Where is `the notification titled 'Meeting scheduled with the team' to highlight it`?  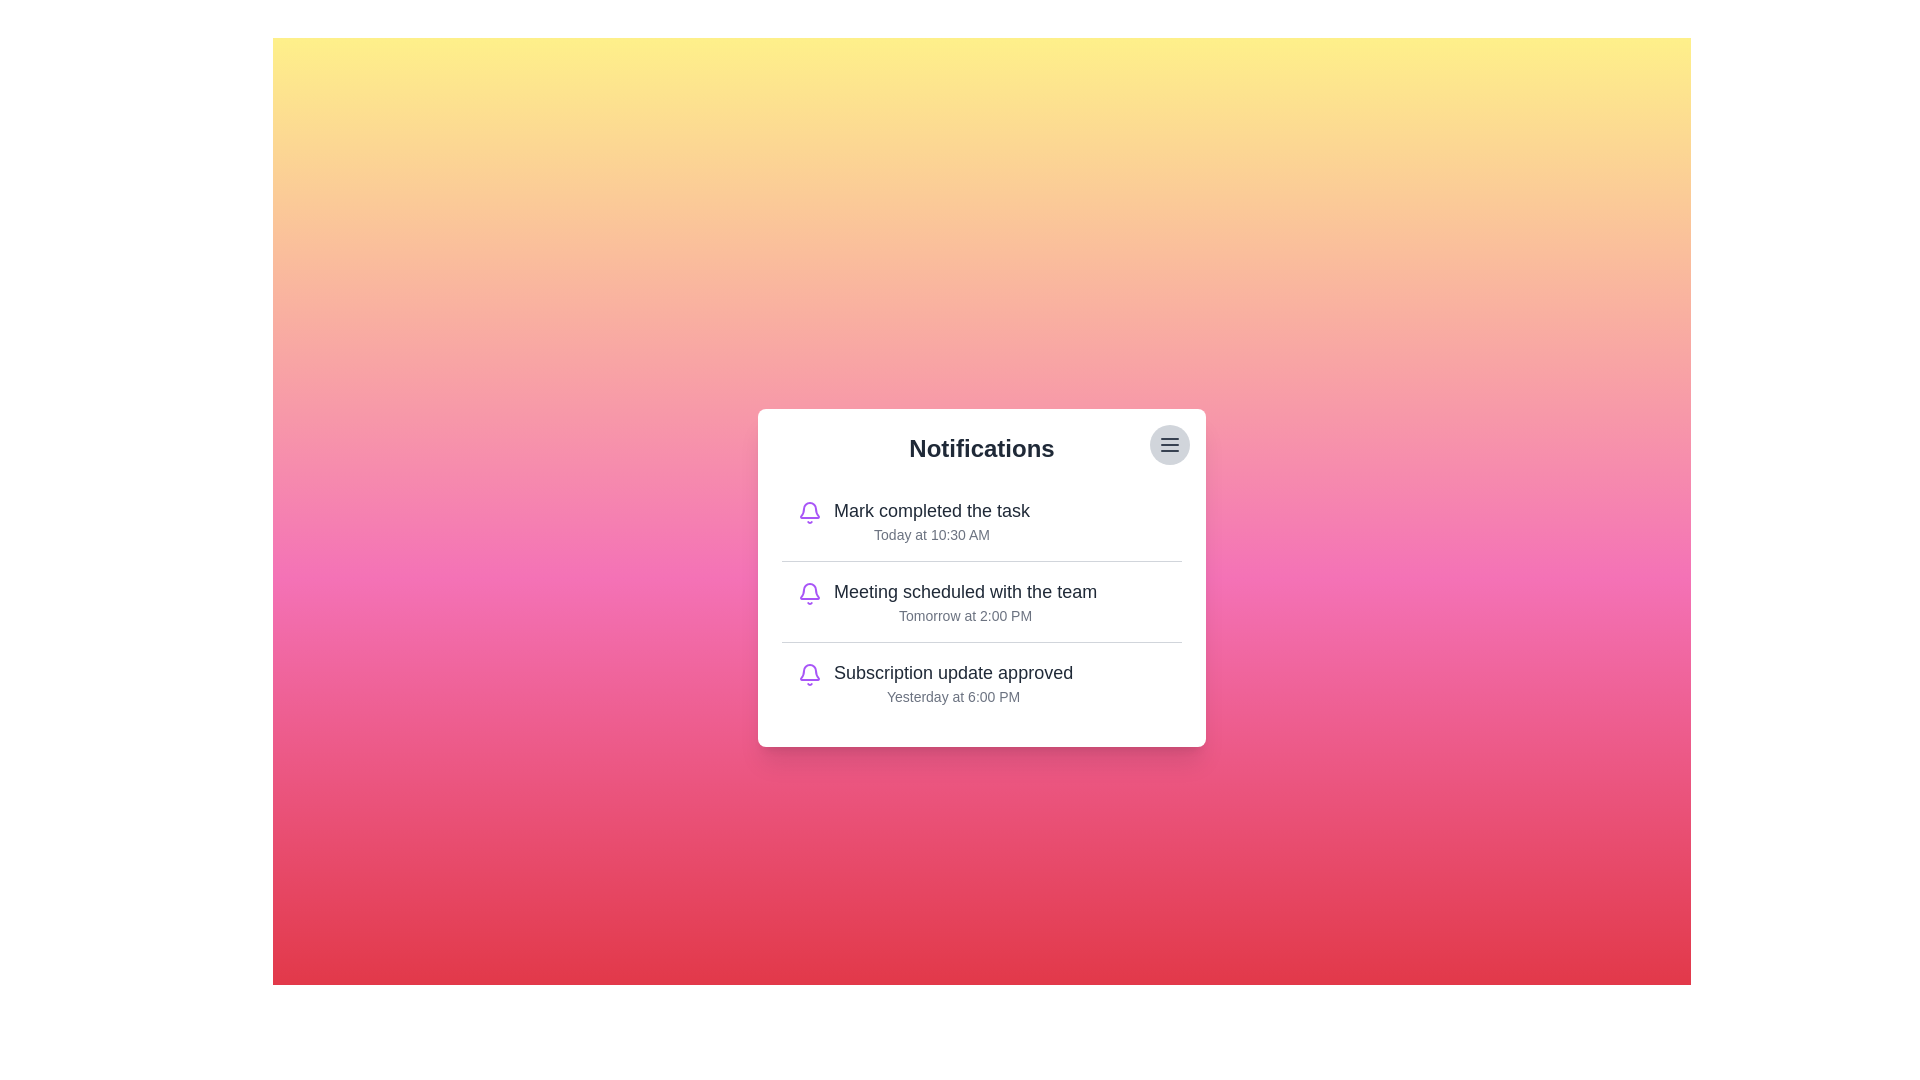
the notification titled 'Meeting scheduled with the team' to highlight it is located at coordinates (982, 600).